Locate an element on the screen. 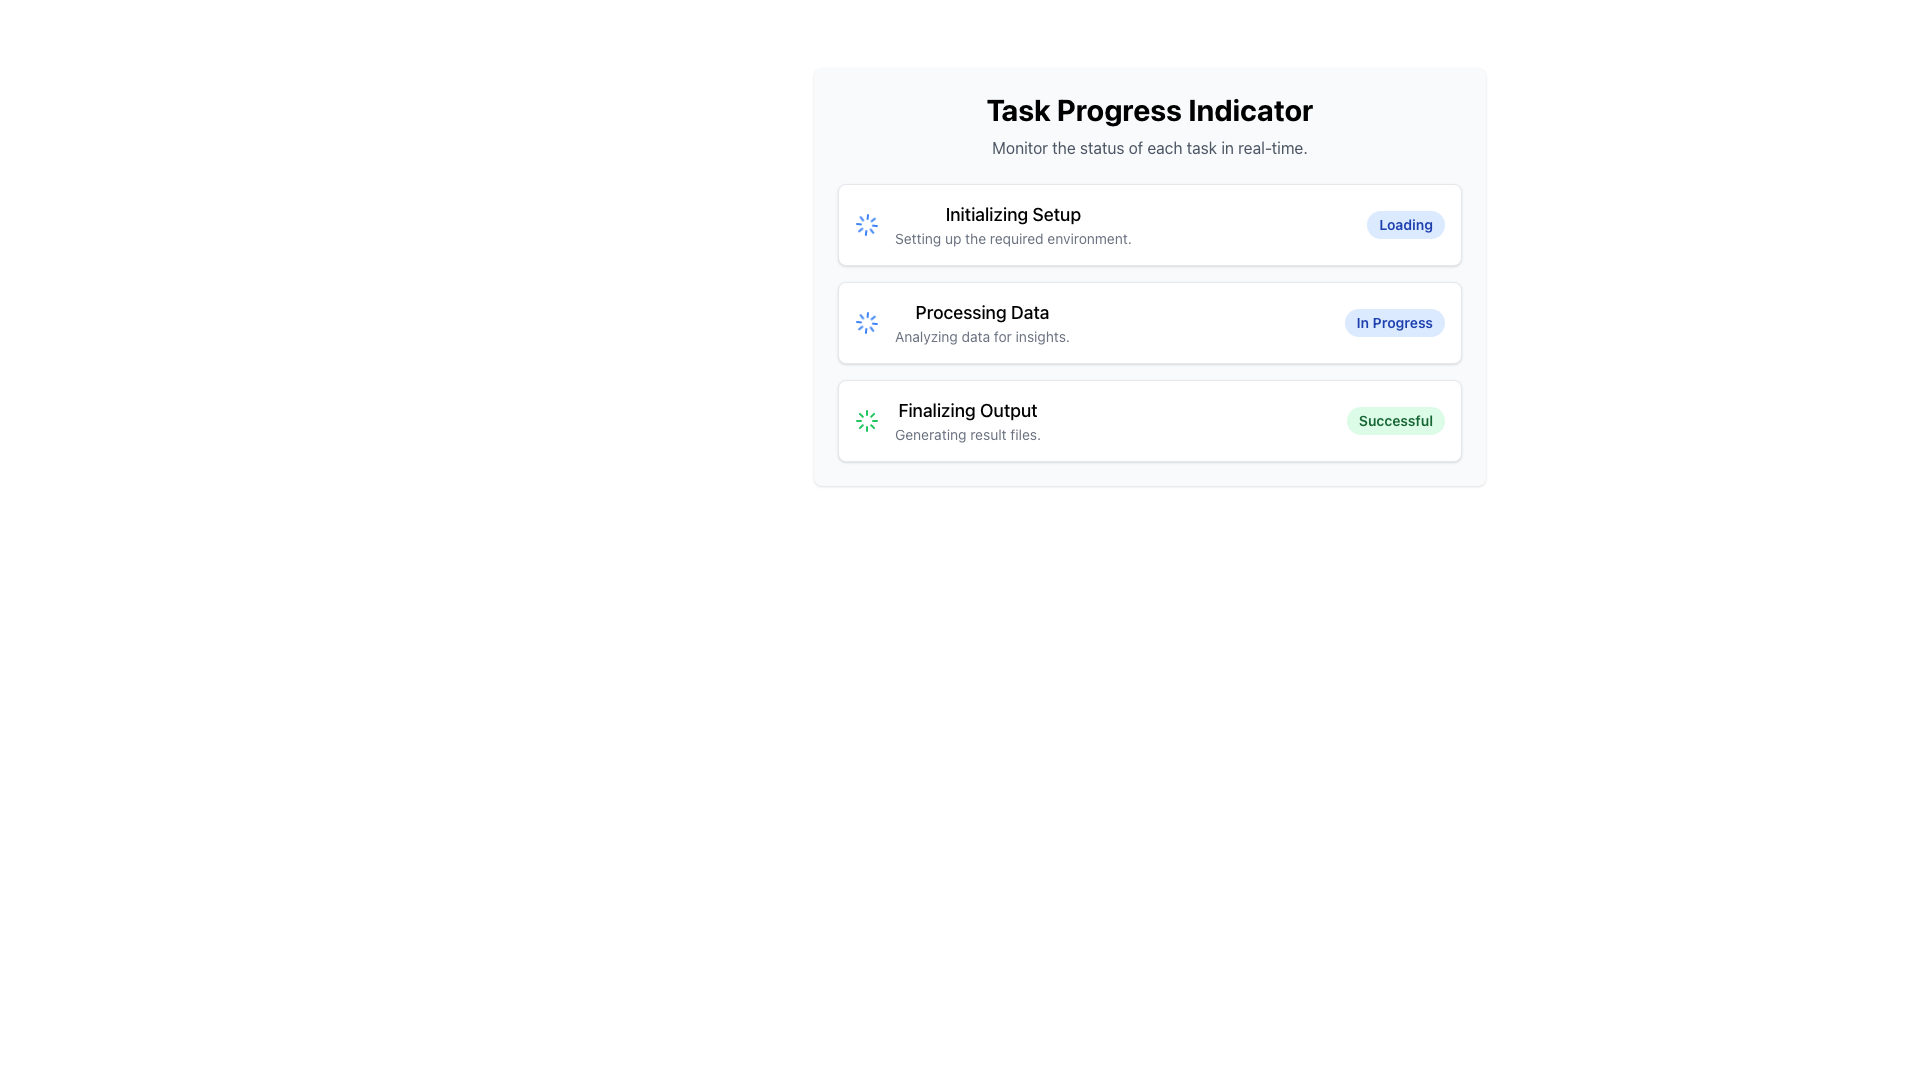 This screenshot has width=1920, height=1080. the Animated Loader Icon, which is a spinning loader icon with blue-colored segments, located to the left of the 'Processing Data' text in the second row of the task list is located at coordinates (867, 322).